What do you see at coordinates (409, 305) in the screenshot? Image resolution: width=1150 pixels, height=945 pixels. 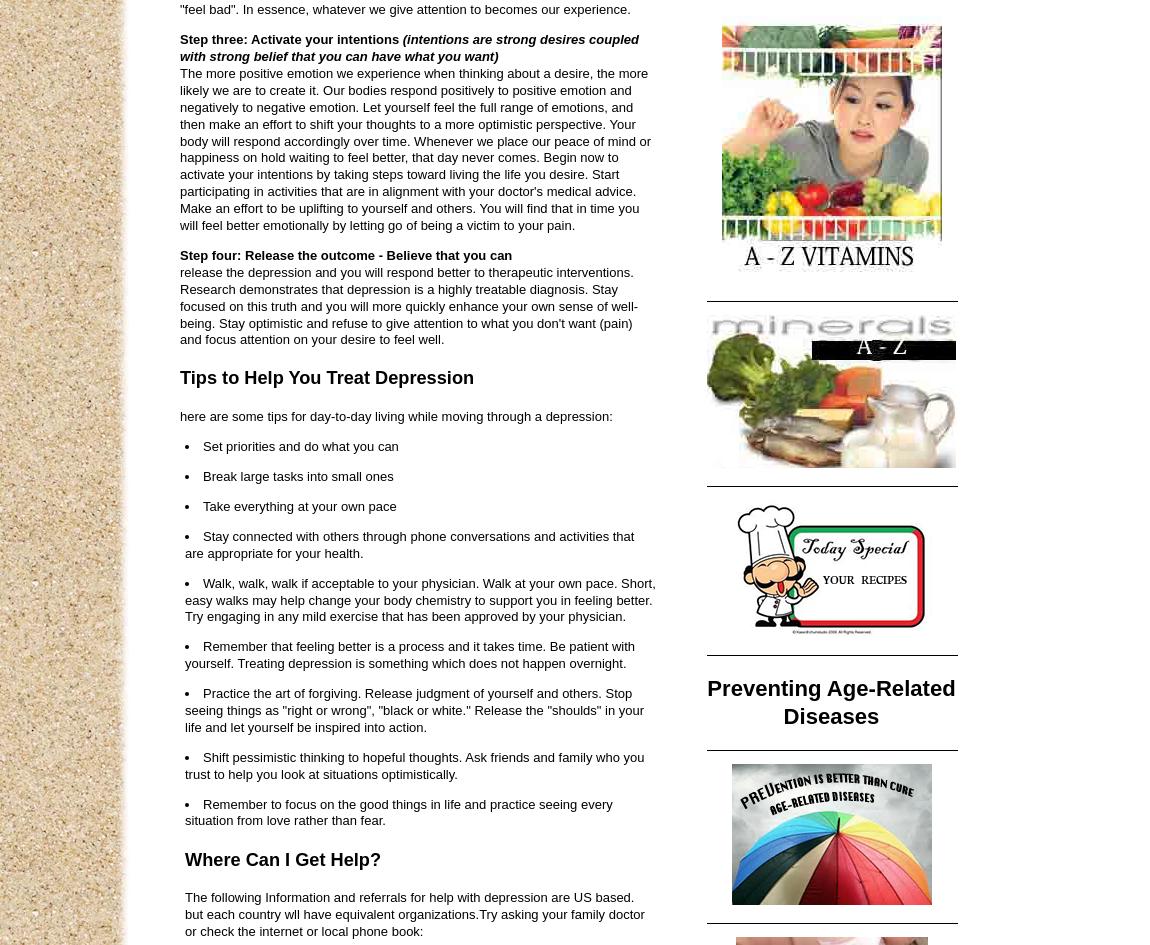 I see `'release the depression and you will respond better to therapeutic interventions. Research demonstrates that depression is a highly treatable diagnosis. Stay focused on this truth and you will more quickly enhance your own sense of well-being. Stay optimistic and refuse to give attention to what you don't want (pain) and focus attention on your desire to feel well.'` at bounding box center [409, 305].